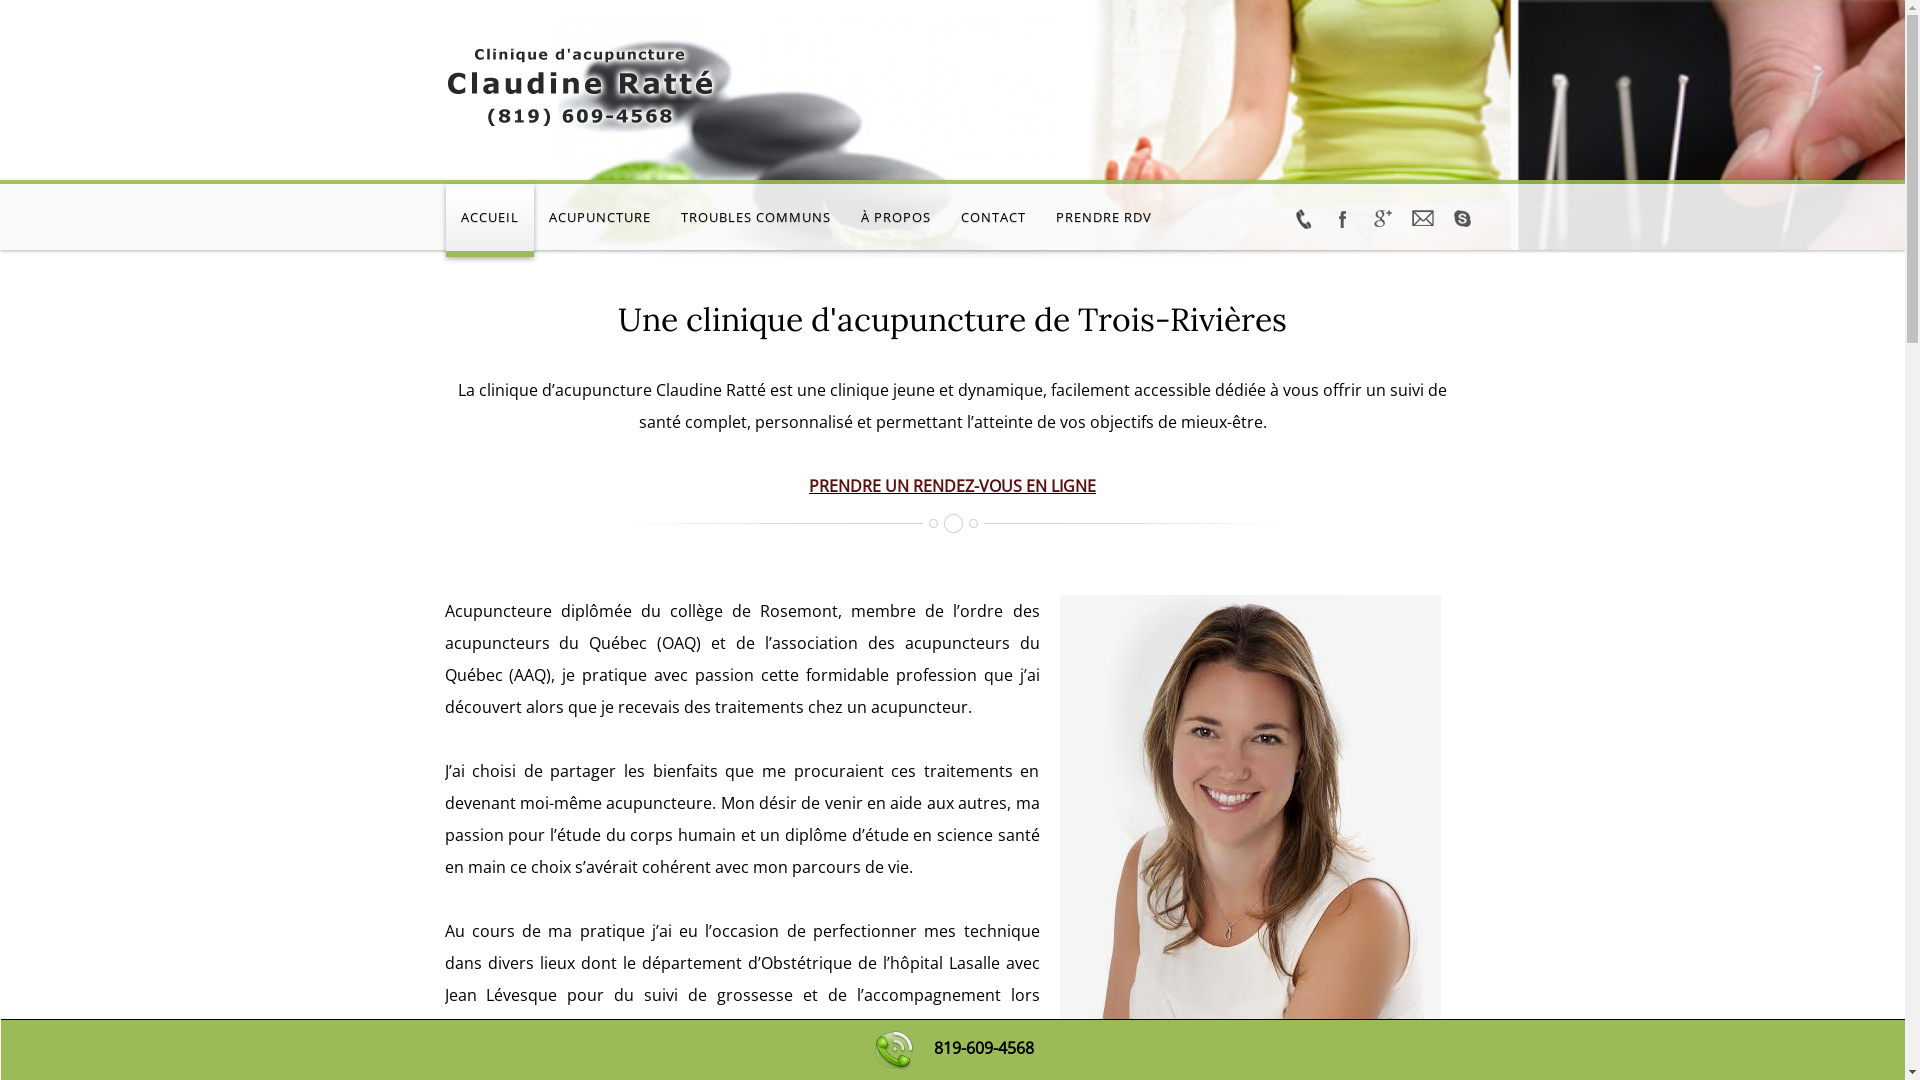 This screenshot has width=1920, height=1080. What do you see at coordinates (1301, 219) in the screenshot?
I see `'Twitter'` at bounding box center [1301, 219].